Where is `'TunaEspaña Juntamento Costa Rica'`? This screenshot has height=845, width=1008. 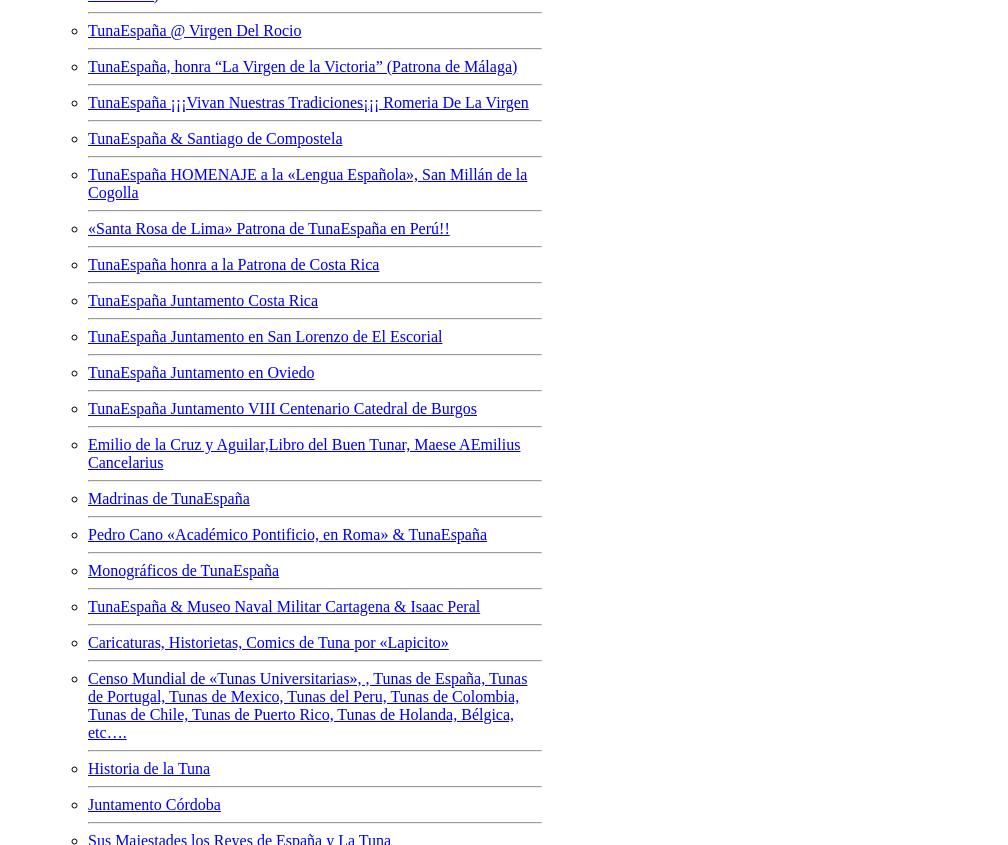
'TunaEspaña Juntamento Costa Rica' is located at coordinates (87, 299).